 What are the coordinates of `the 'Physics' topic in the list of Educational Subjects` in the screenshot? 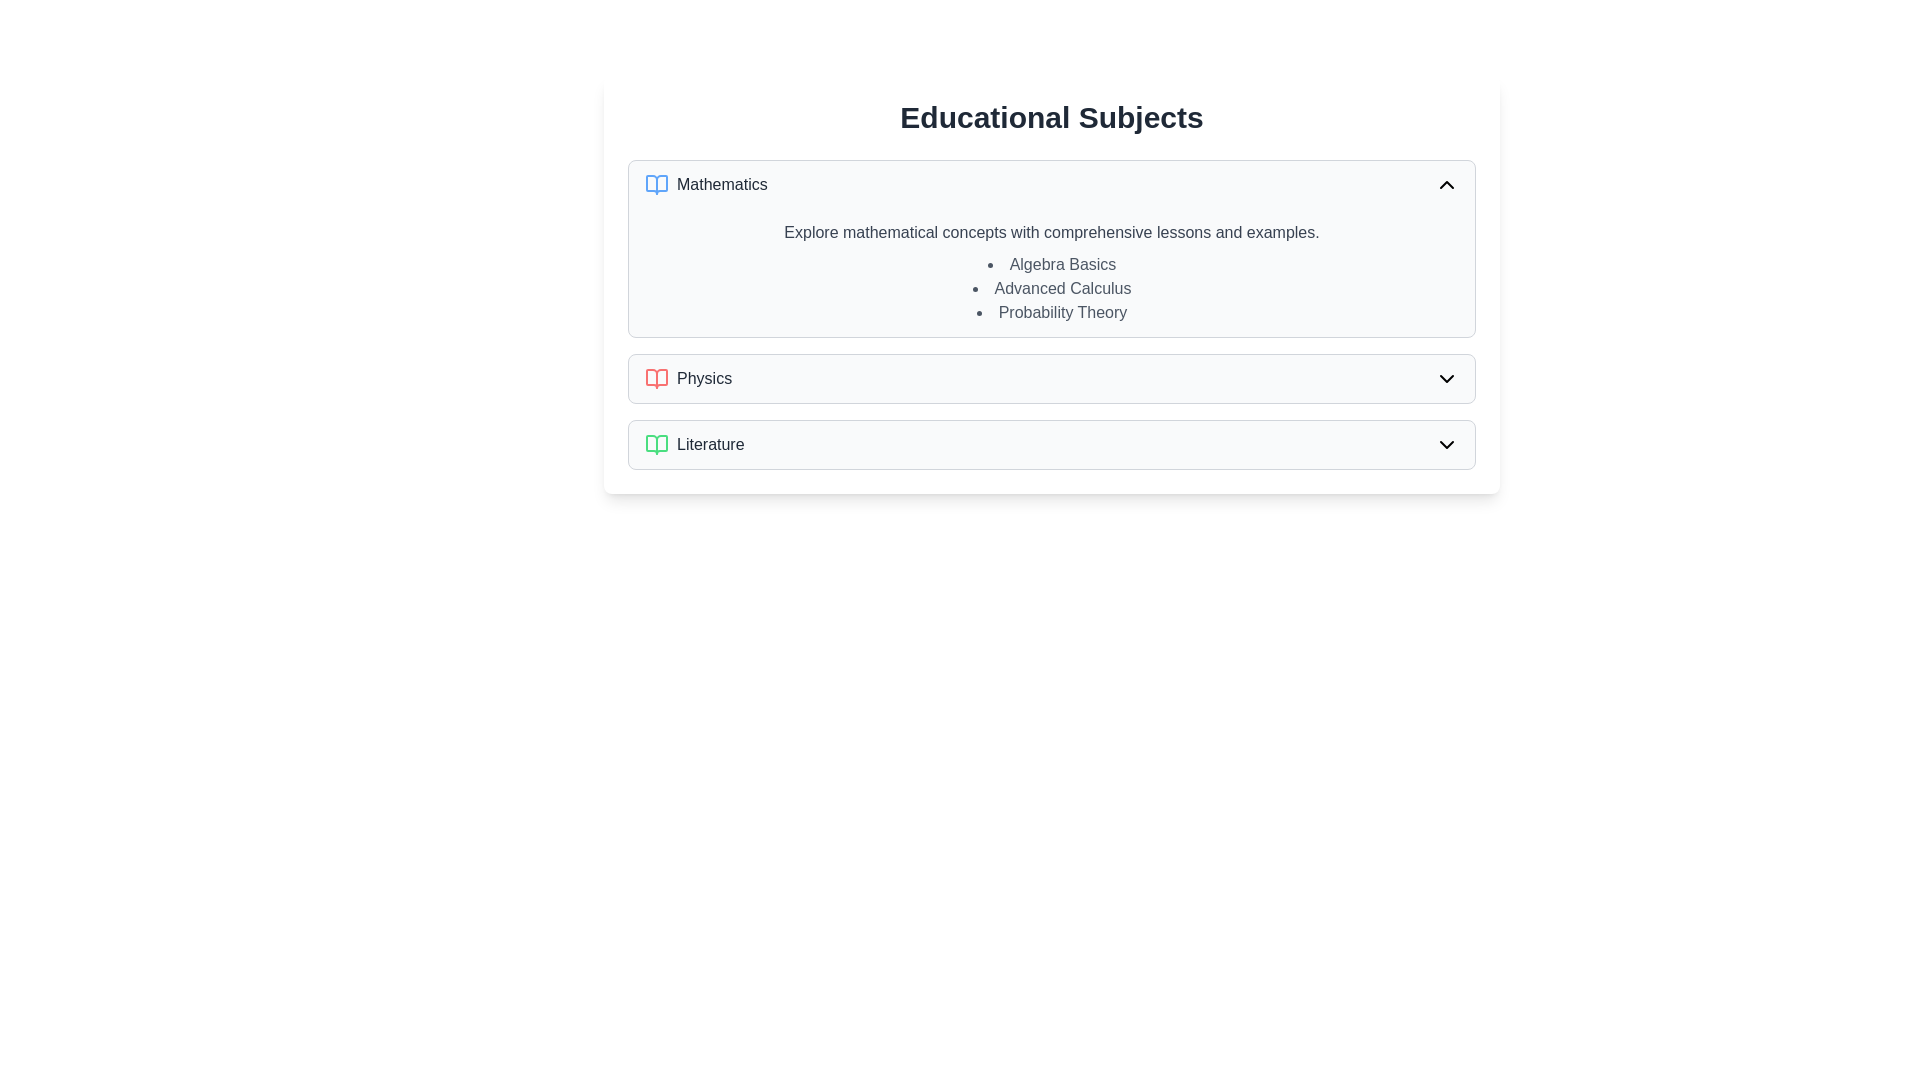 It's located at (688, 378).